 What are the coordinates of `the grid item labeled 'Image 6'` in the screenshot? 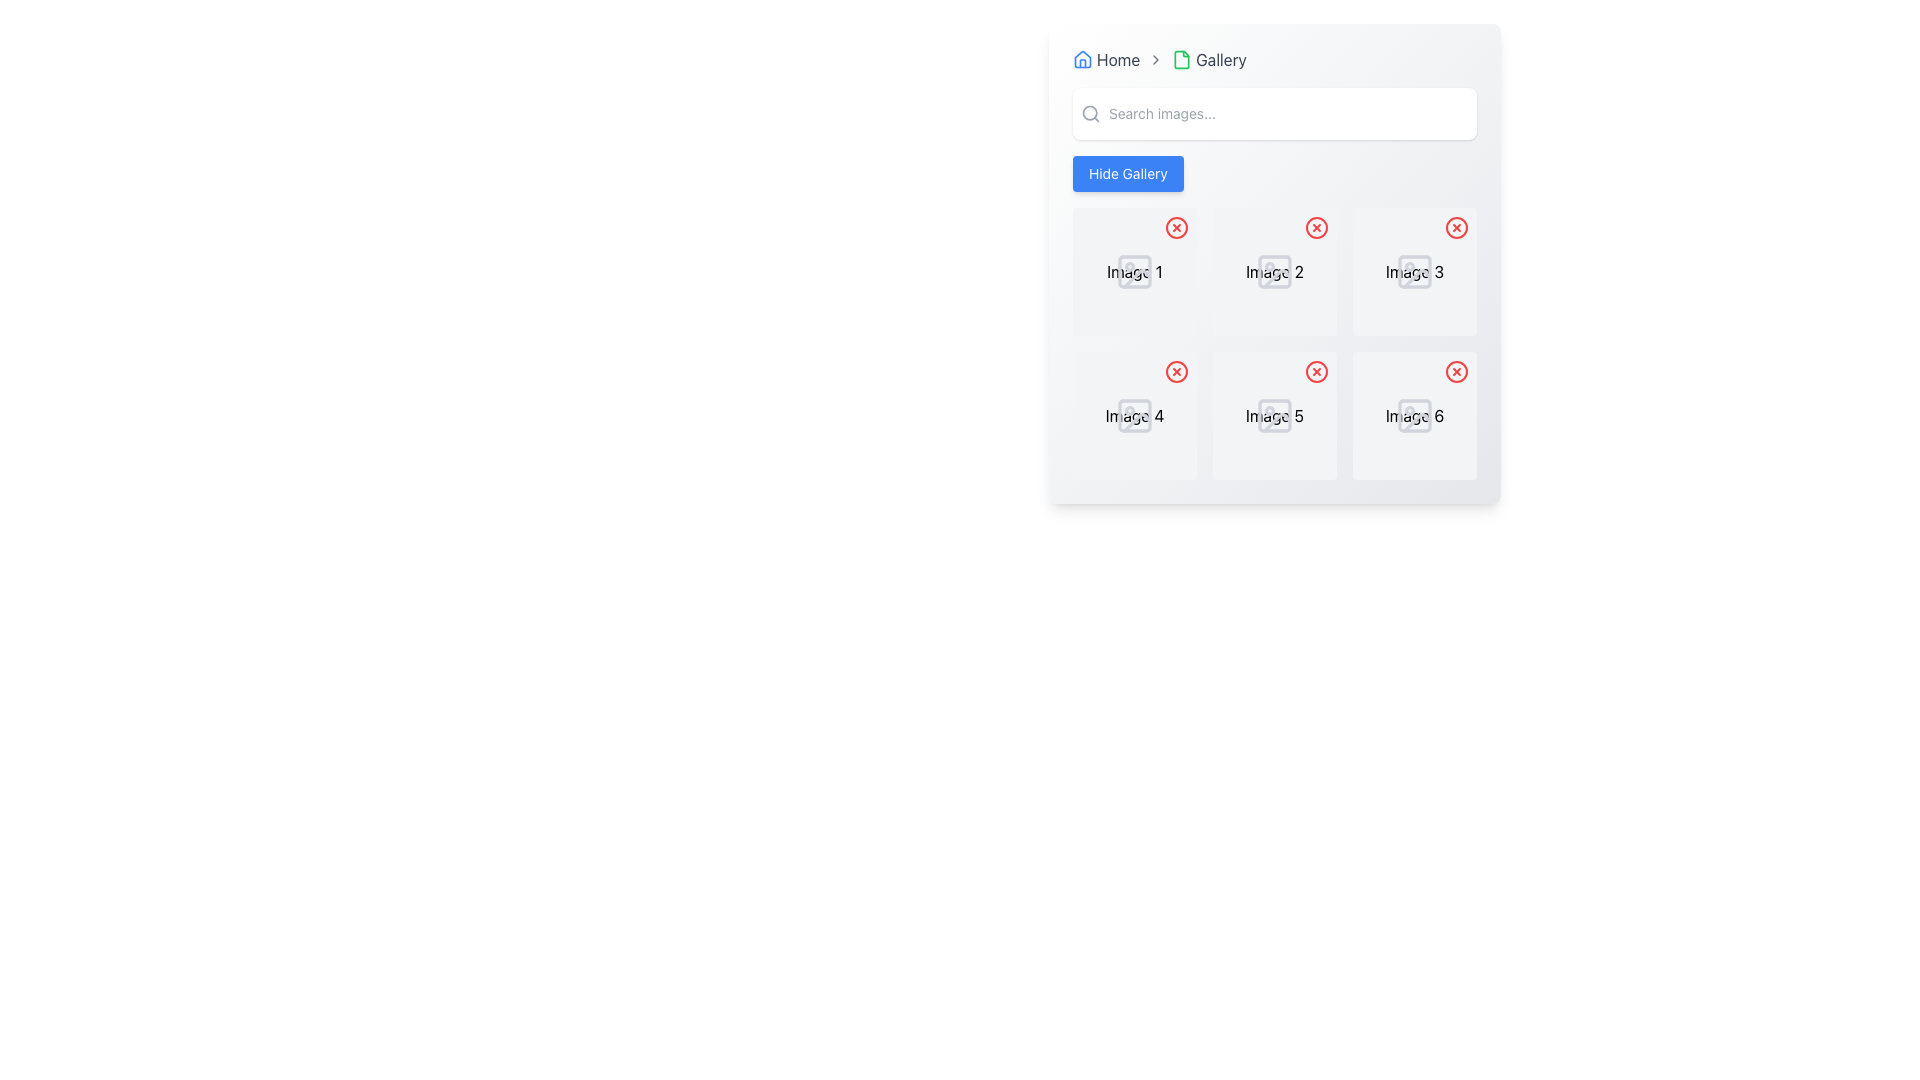 It's located at (1414, 415).